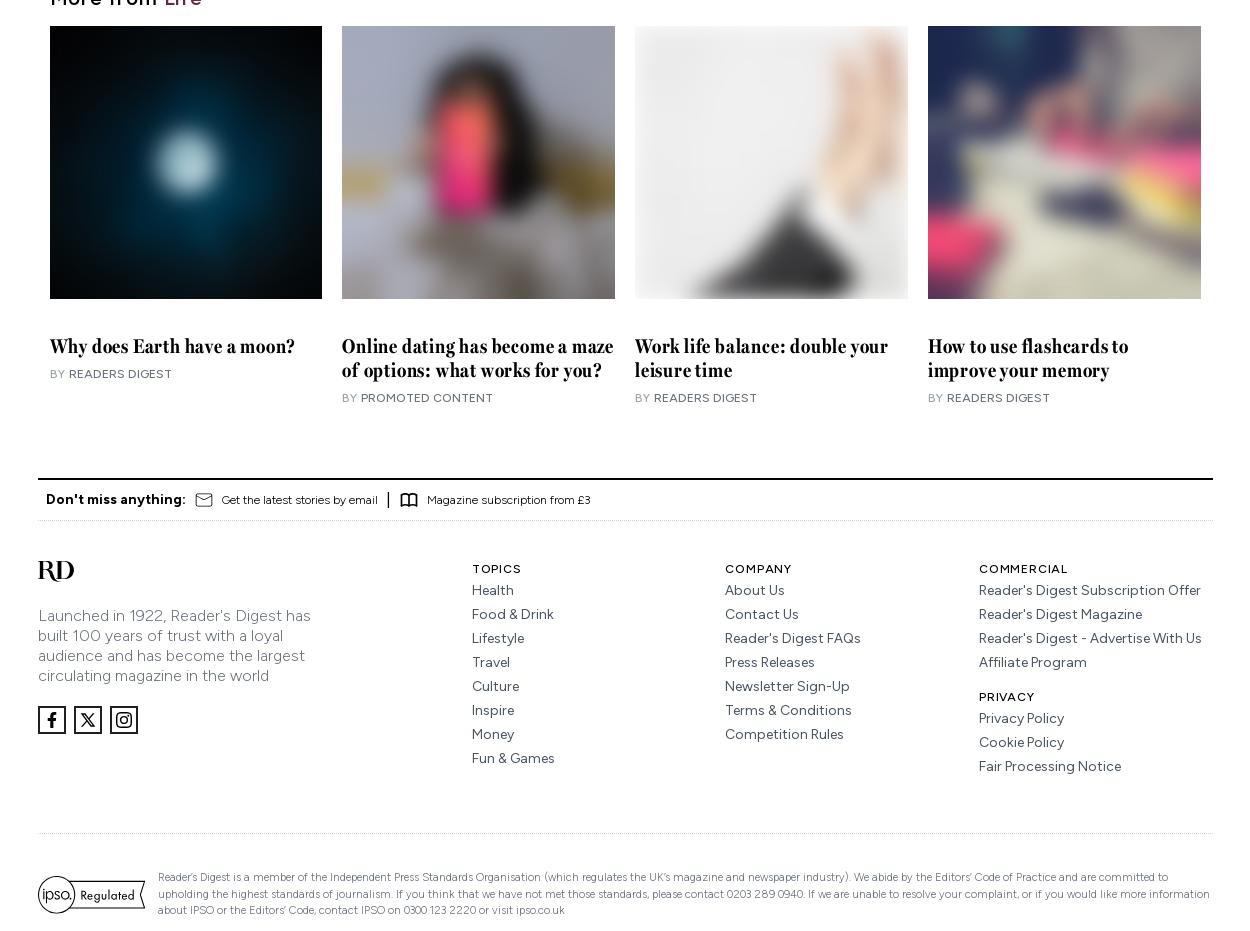 The height and width of the screenshot is (931, 1250). What do you see at coordinates (788, 709) in the screenshot?
I see `'Terms & Conditions'` at bounding box center [788, 709].